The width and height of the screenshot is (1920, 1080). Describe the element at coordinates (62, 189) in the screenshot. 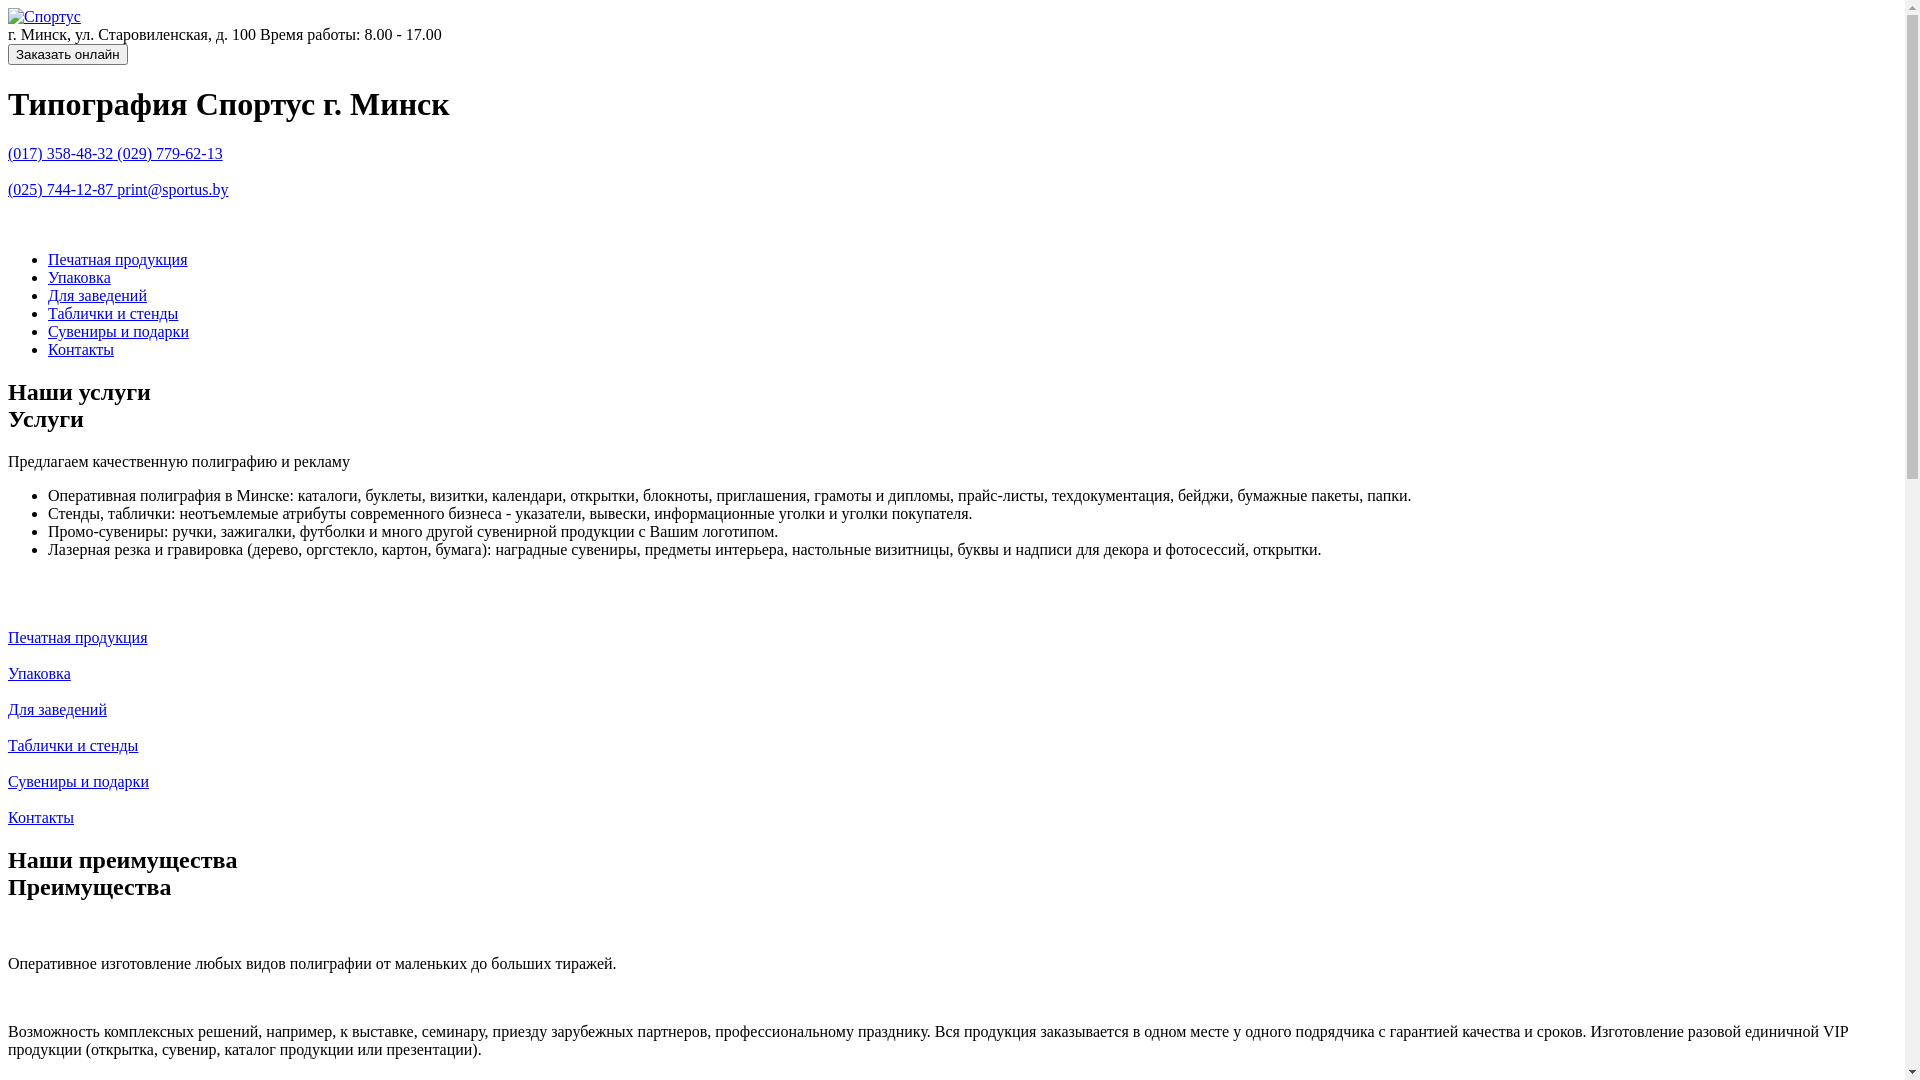

I see `'(025) 744-12-87'` at that location.